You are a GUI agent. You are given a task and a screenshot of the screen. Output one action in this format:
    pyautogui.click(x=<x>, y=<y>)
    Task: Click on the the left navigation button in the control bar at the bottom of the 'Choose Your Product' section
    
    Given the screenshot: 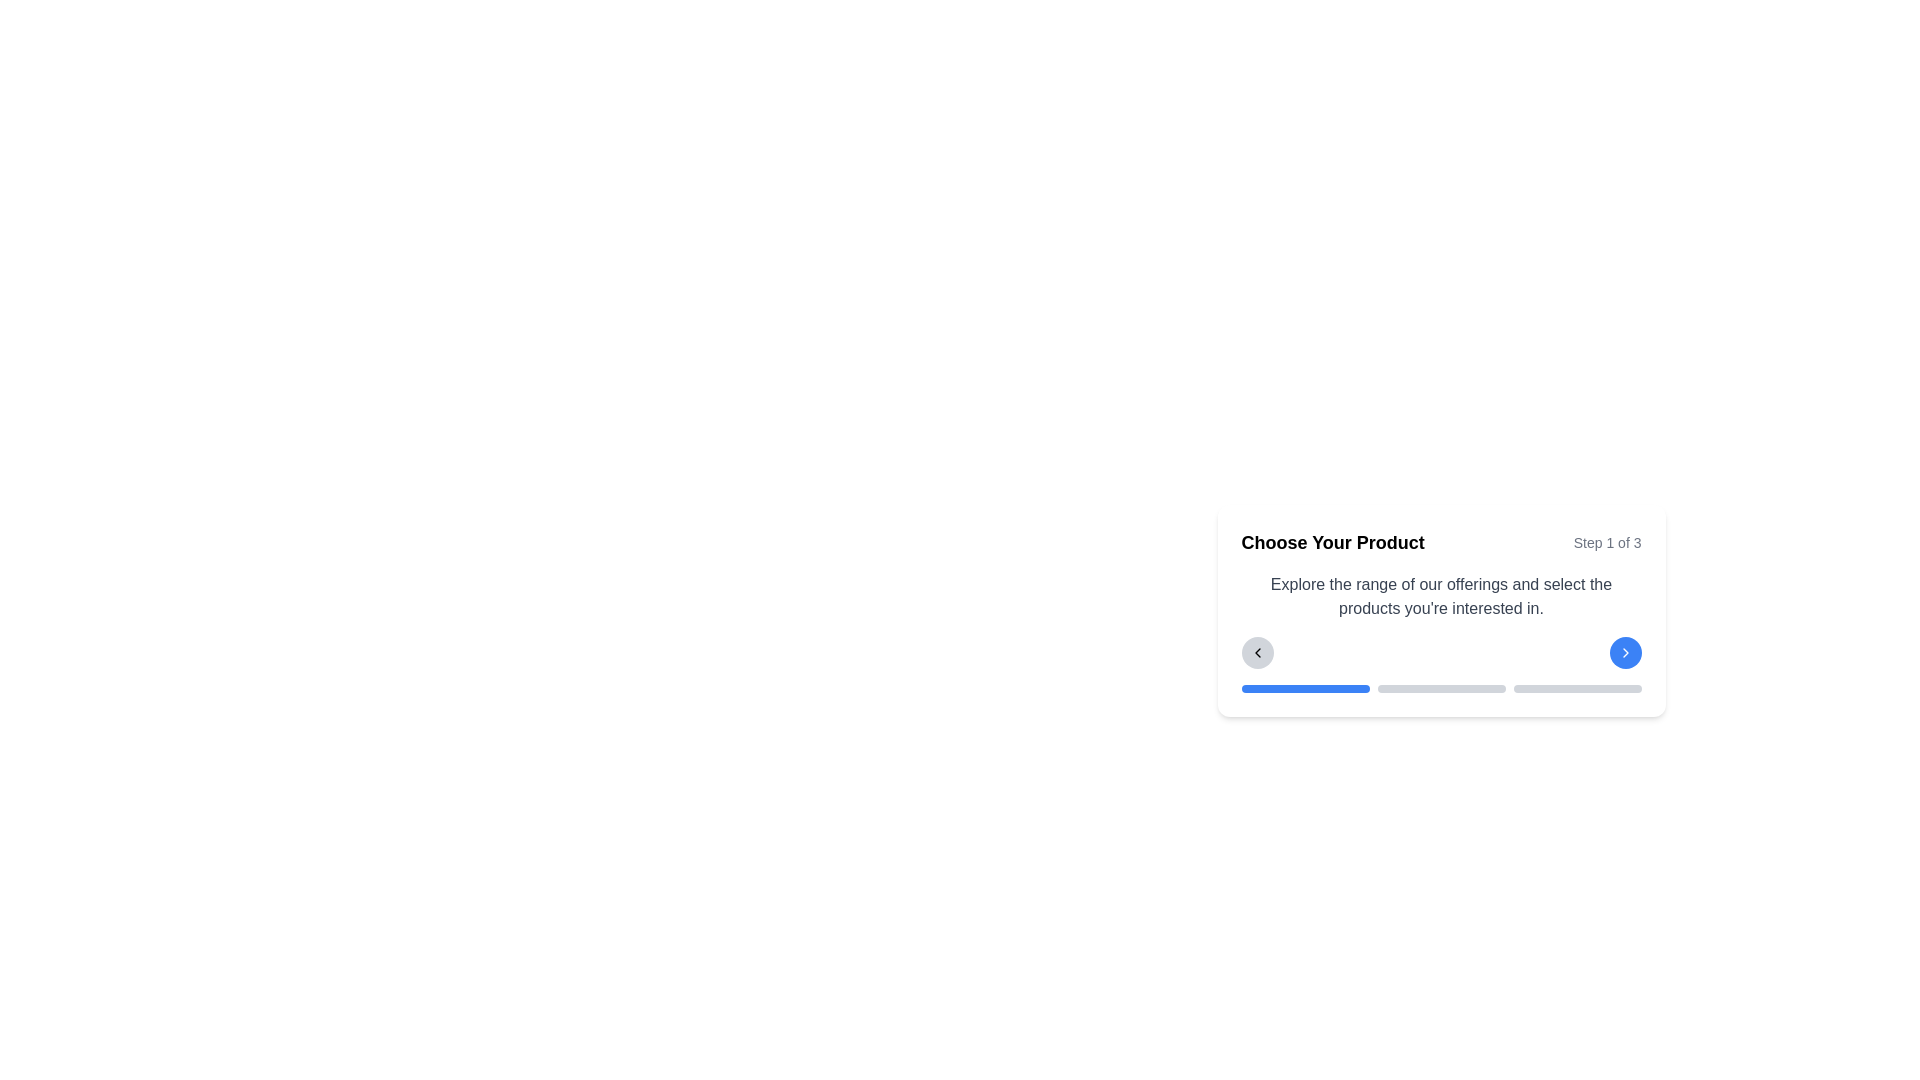 What is the action you would take?
    pyautogui.click(x=1256, y=652)
    